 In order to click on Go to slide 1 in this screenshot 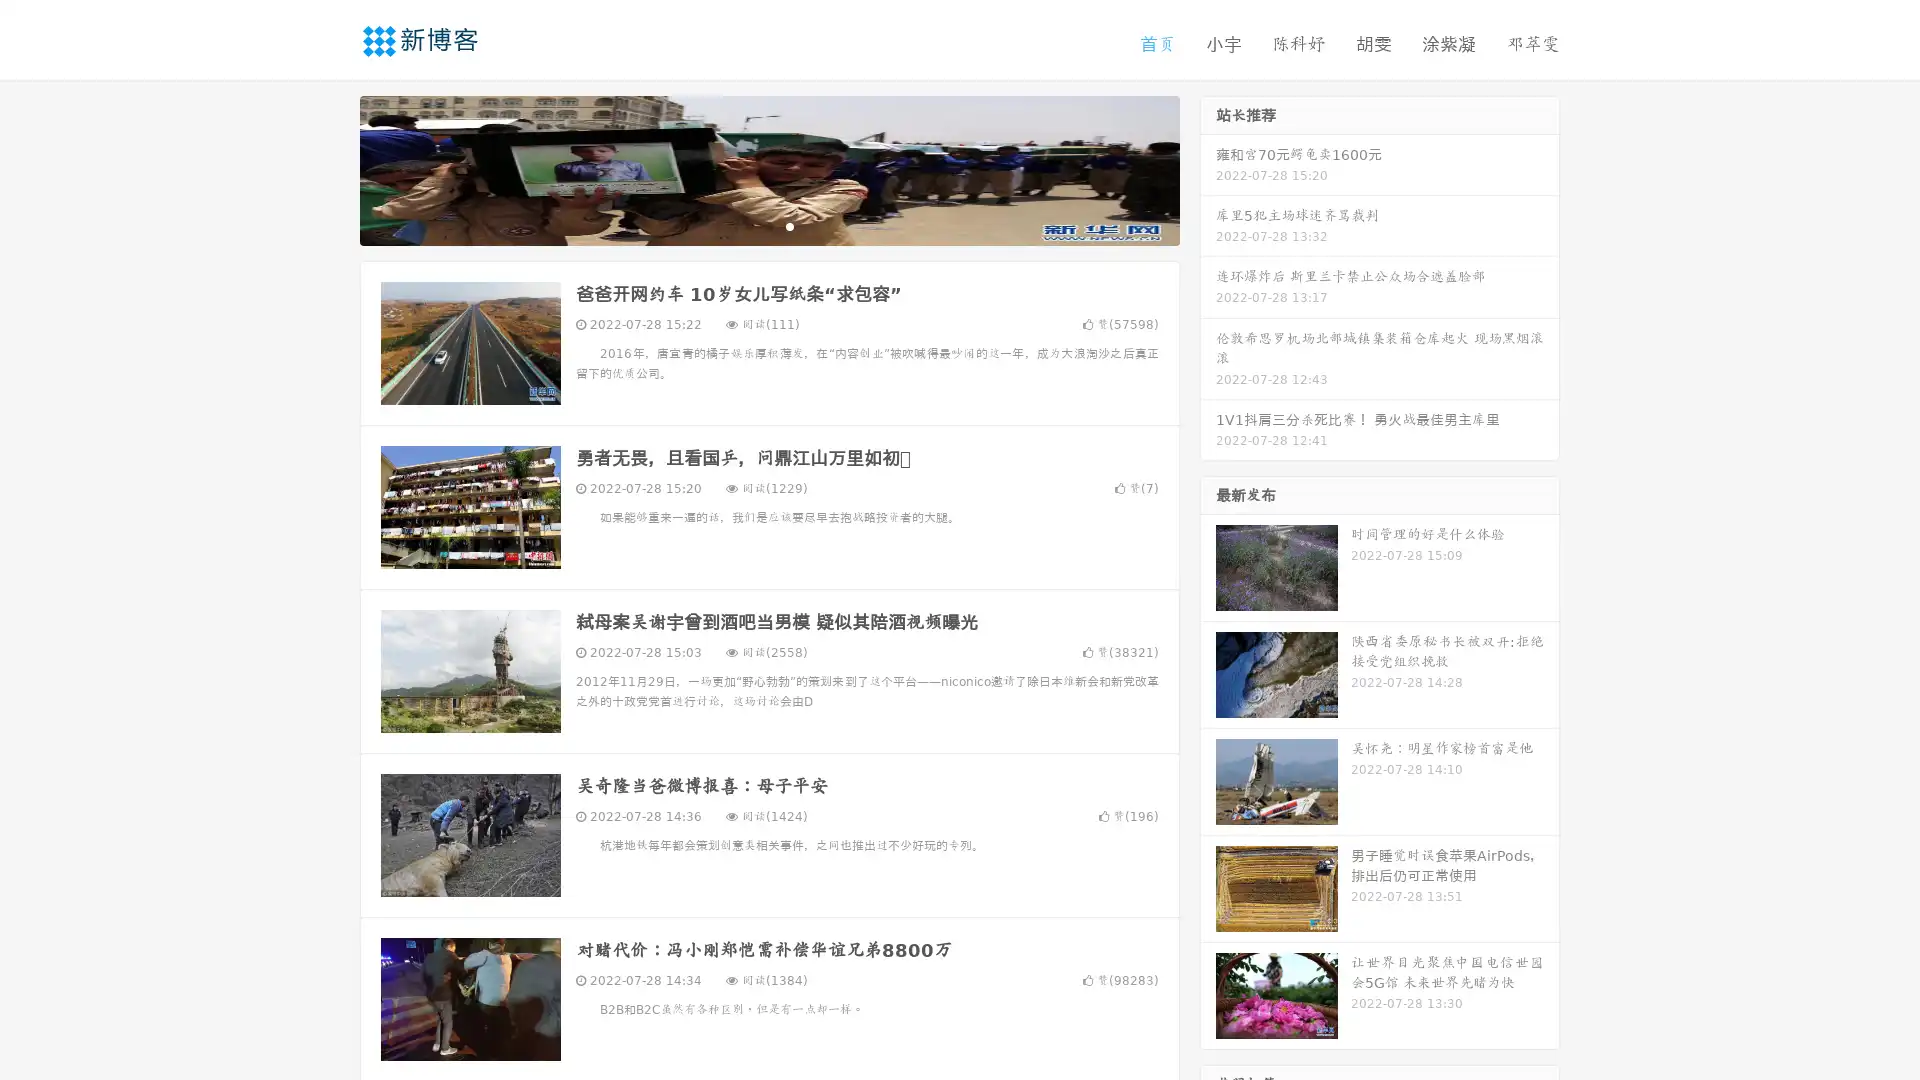, I will do `click(748, 225)`.